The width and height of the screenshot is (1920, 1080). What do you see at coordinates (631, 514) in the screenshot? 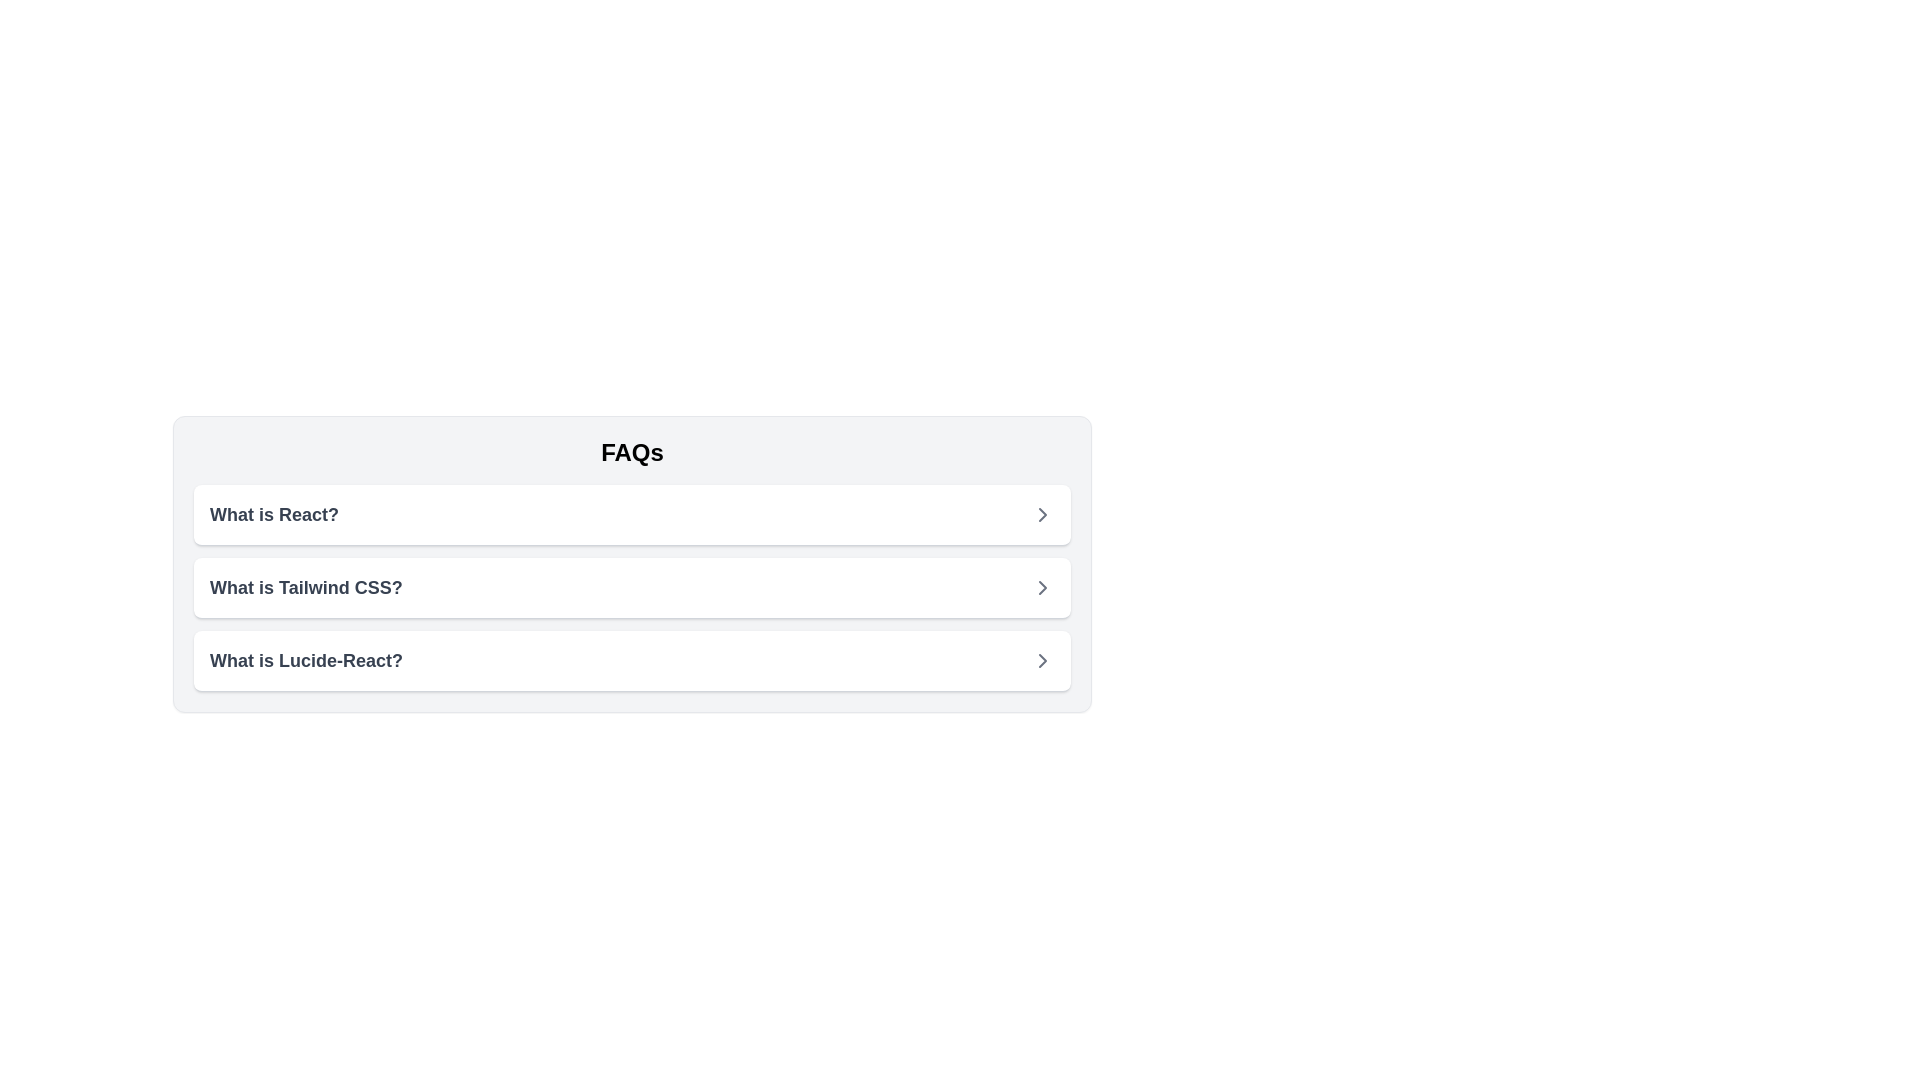
I see `the topmost Expandable List Item labeled 'What is React?' under the 'FAQs' section` at bounding box center [631, 514].